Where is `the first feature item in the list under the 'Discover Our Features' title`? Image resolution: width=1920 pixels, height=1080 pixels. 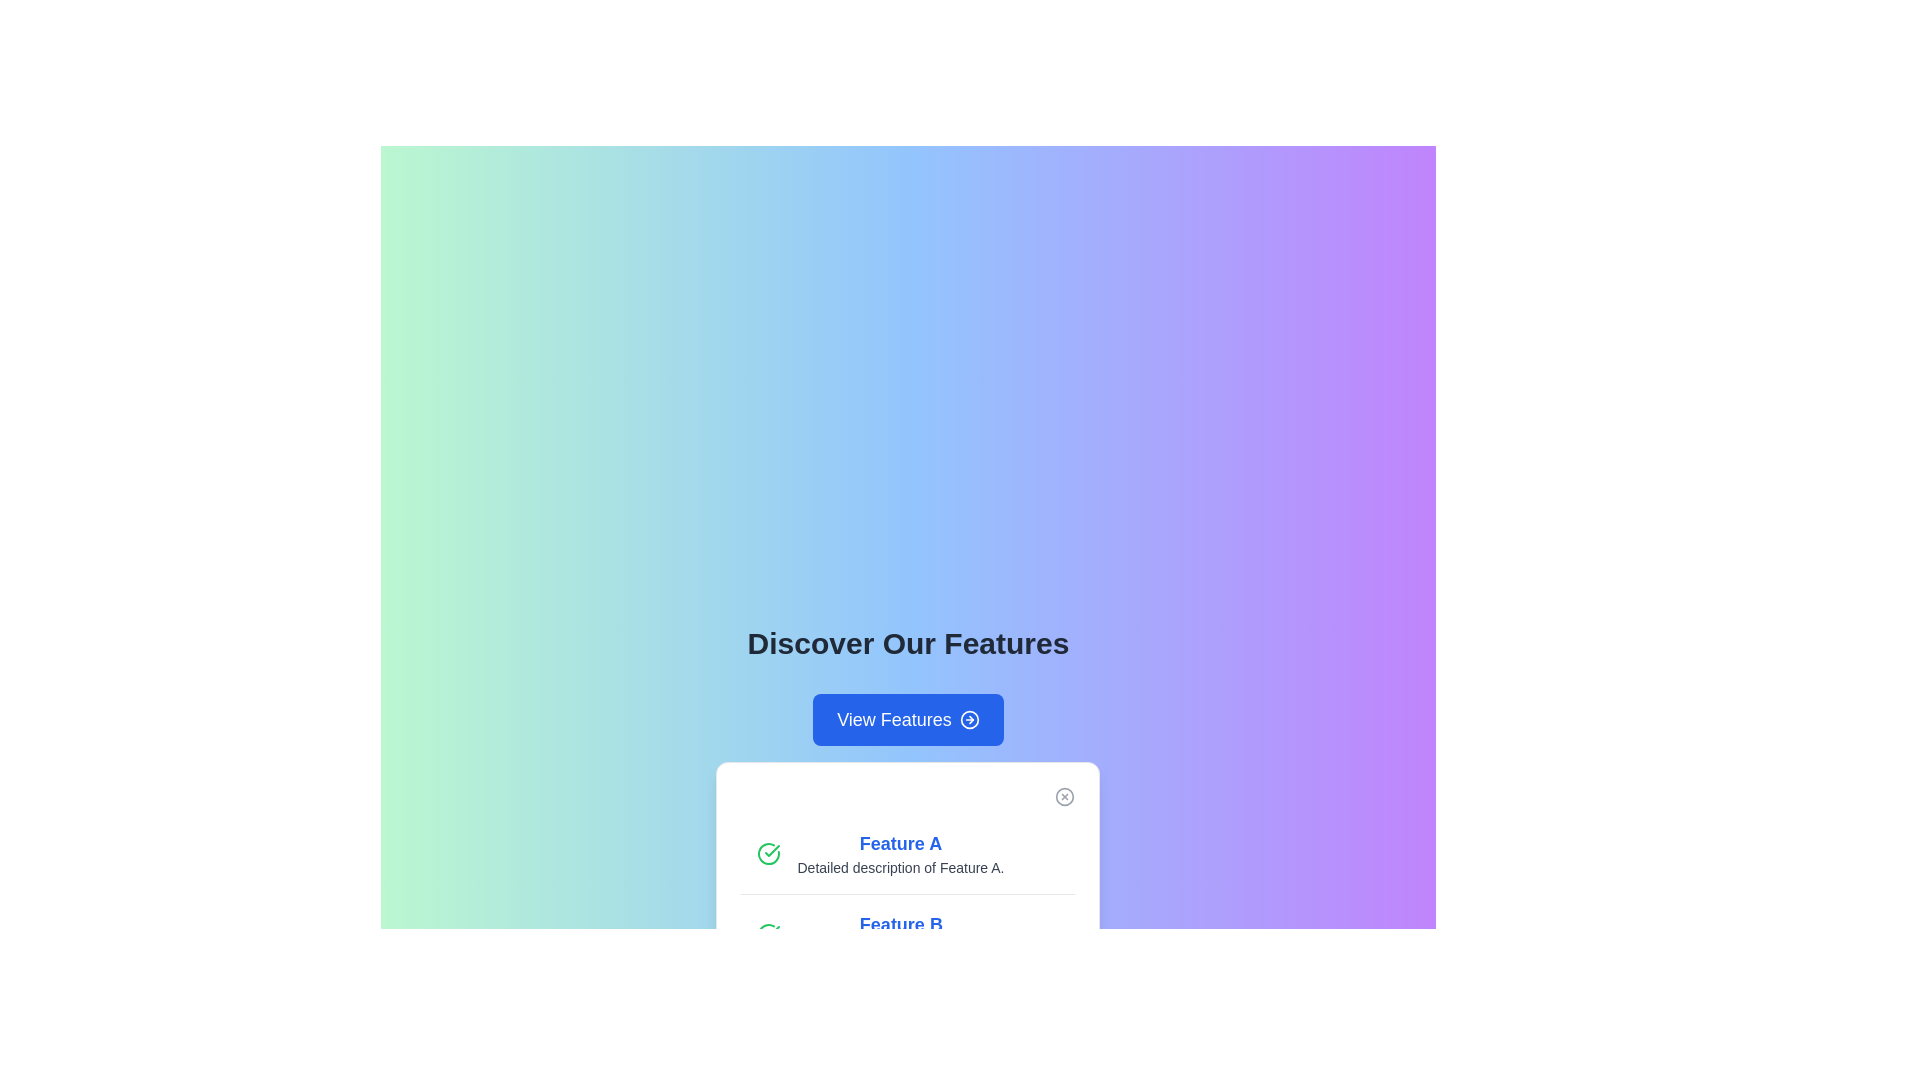
the first feature item in the list under the 'Discover Our Features' title is located at coordinates (907, 854).